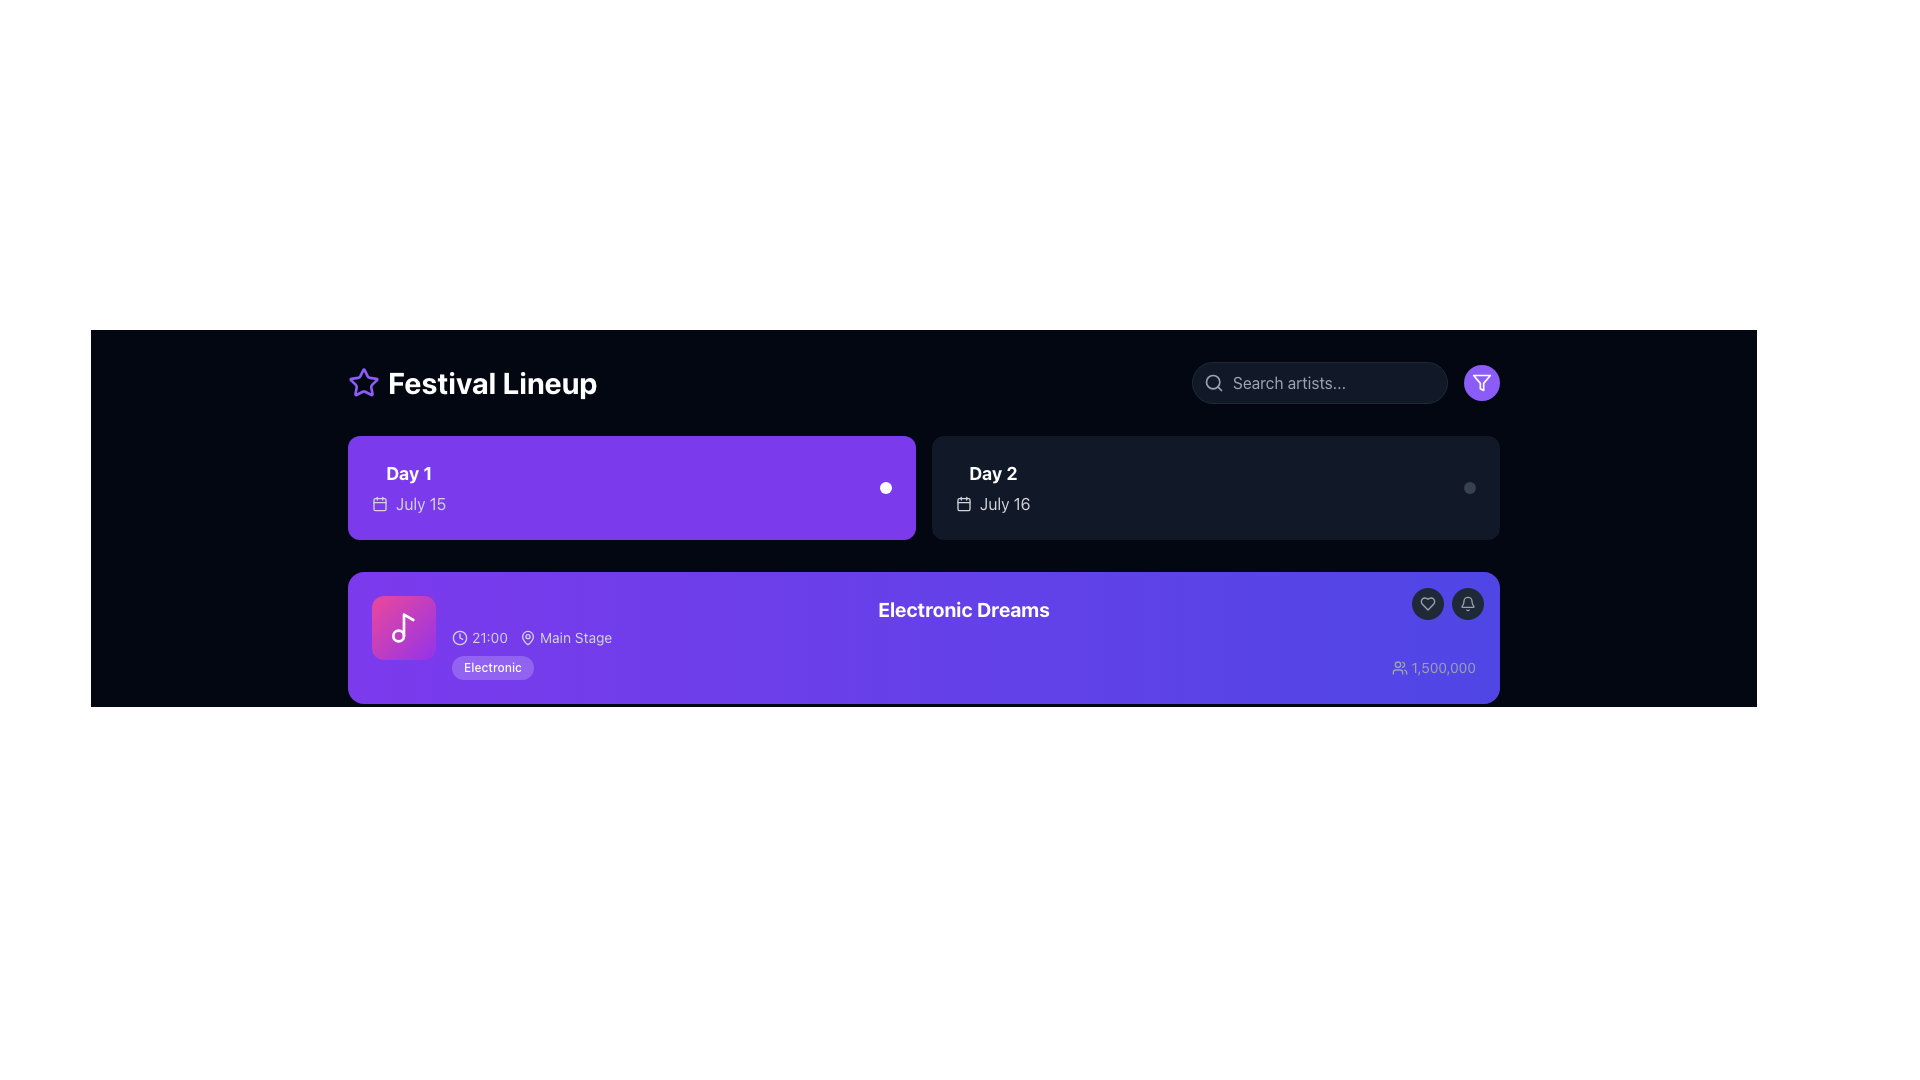 This screenshot has width=1920, height=1080. Describe the element at coordinates (1213, 382) in the screenshot. I see `the search icon represented by a magnifying glass graphic, which is located inside the text input field with the placeholder 'Search artists...'` at that location.